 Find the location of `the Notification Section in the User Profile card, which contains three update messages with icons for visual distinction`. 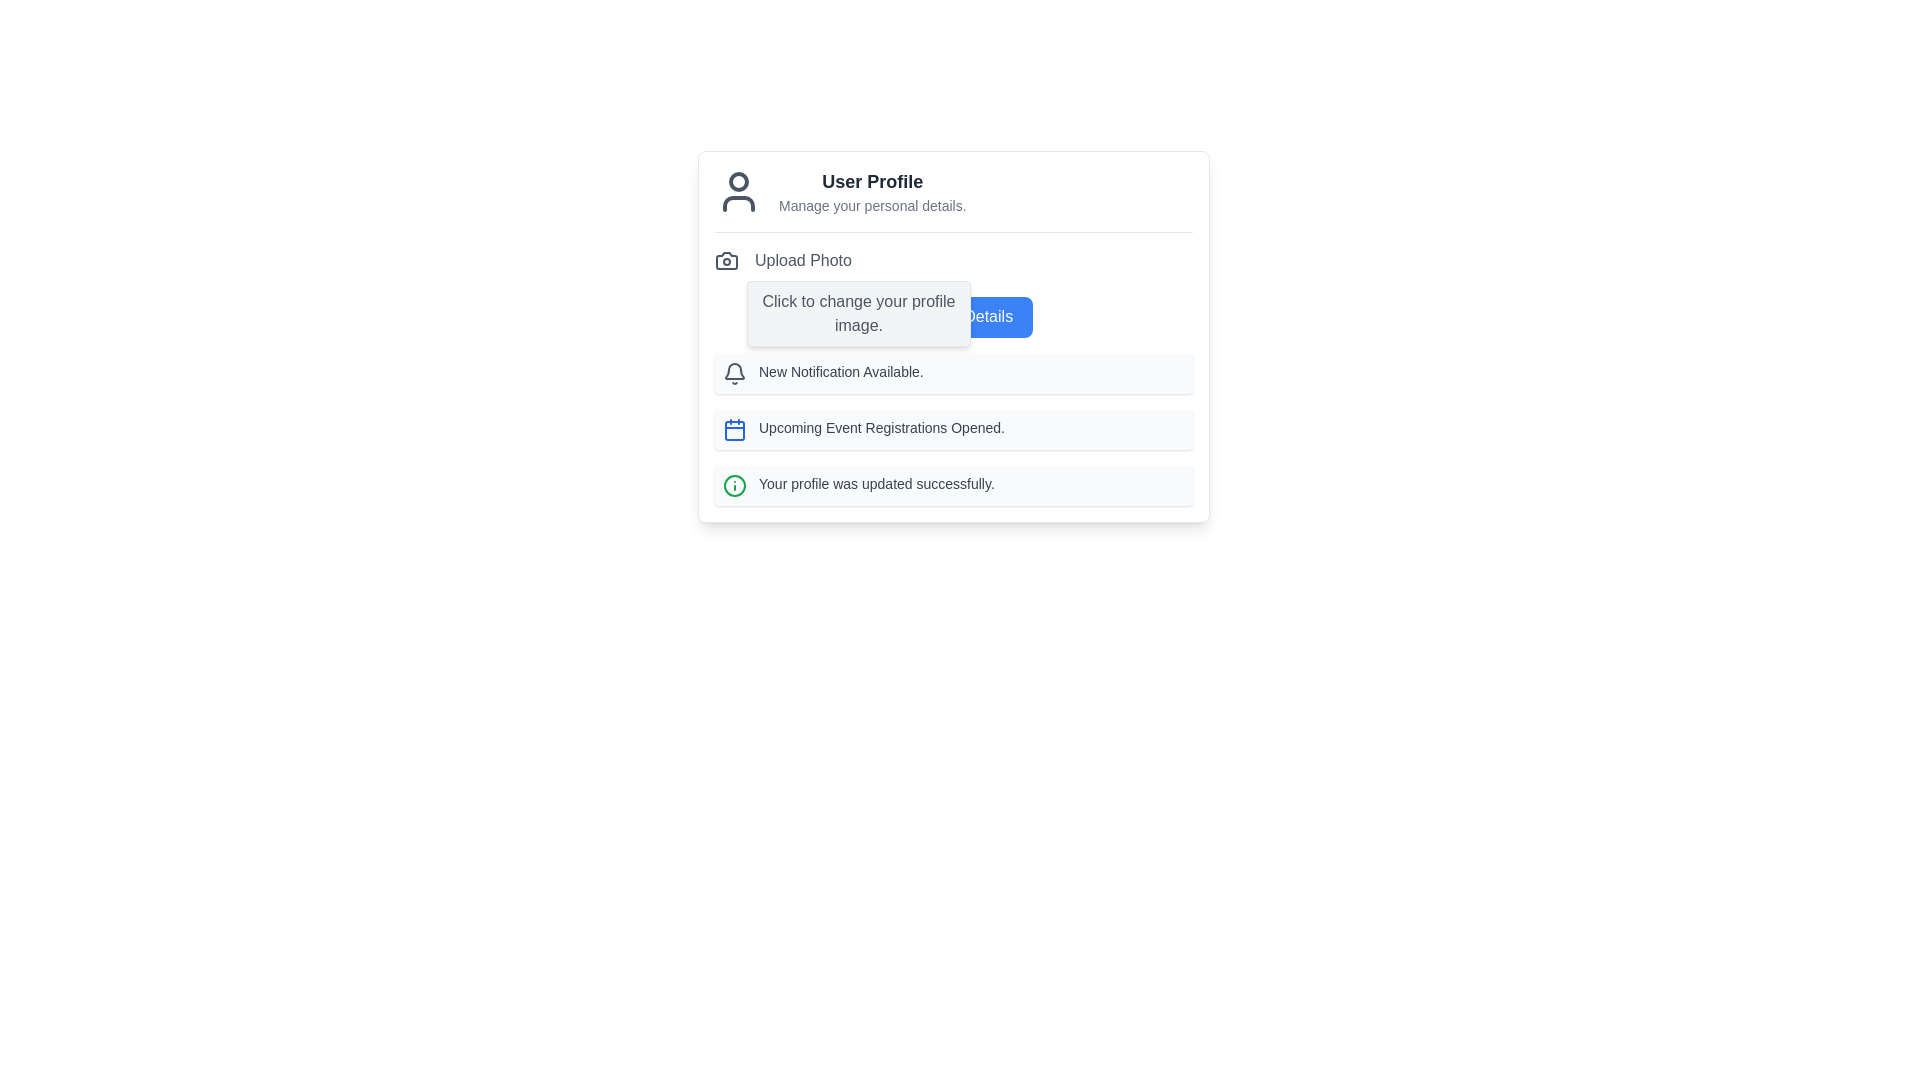

the Notification Section in the User Profile card, which contains three update messages with icons for visual distinction is located at coordinates (953, 427).